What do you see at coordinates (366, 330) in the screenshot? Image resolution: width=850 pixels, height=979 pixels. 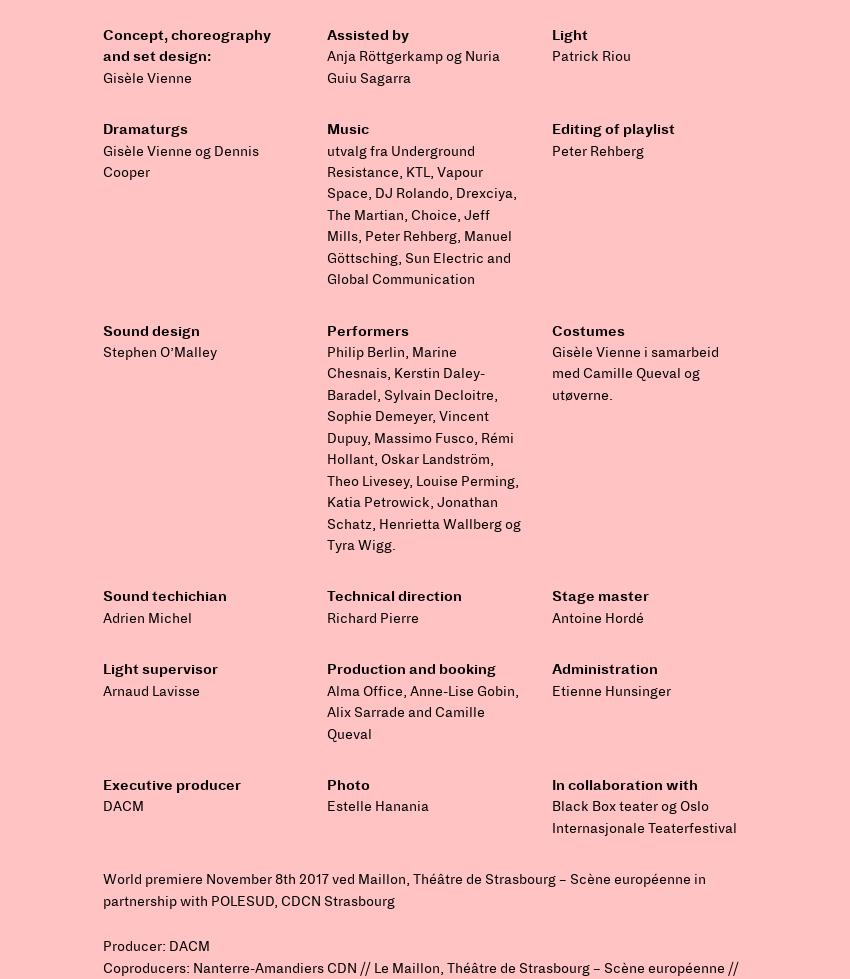 I see `'Performers'` at bounding box center [366, 330].